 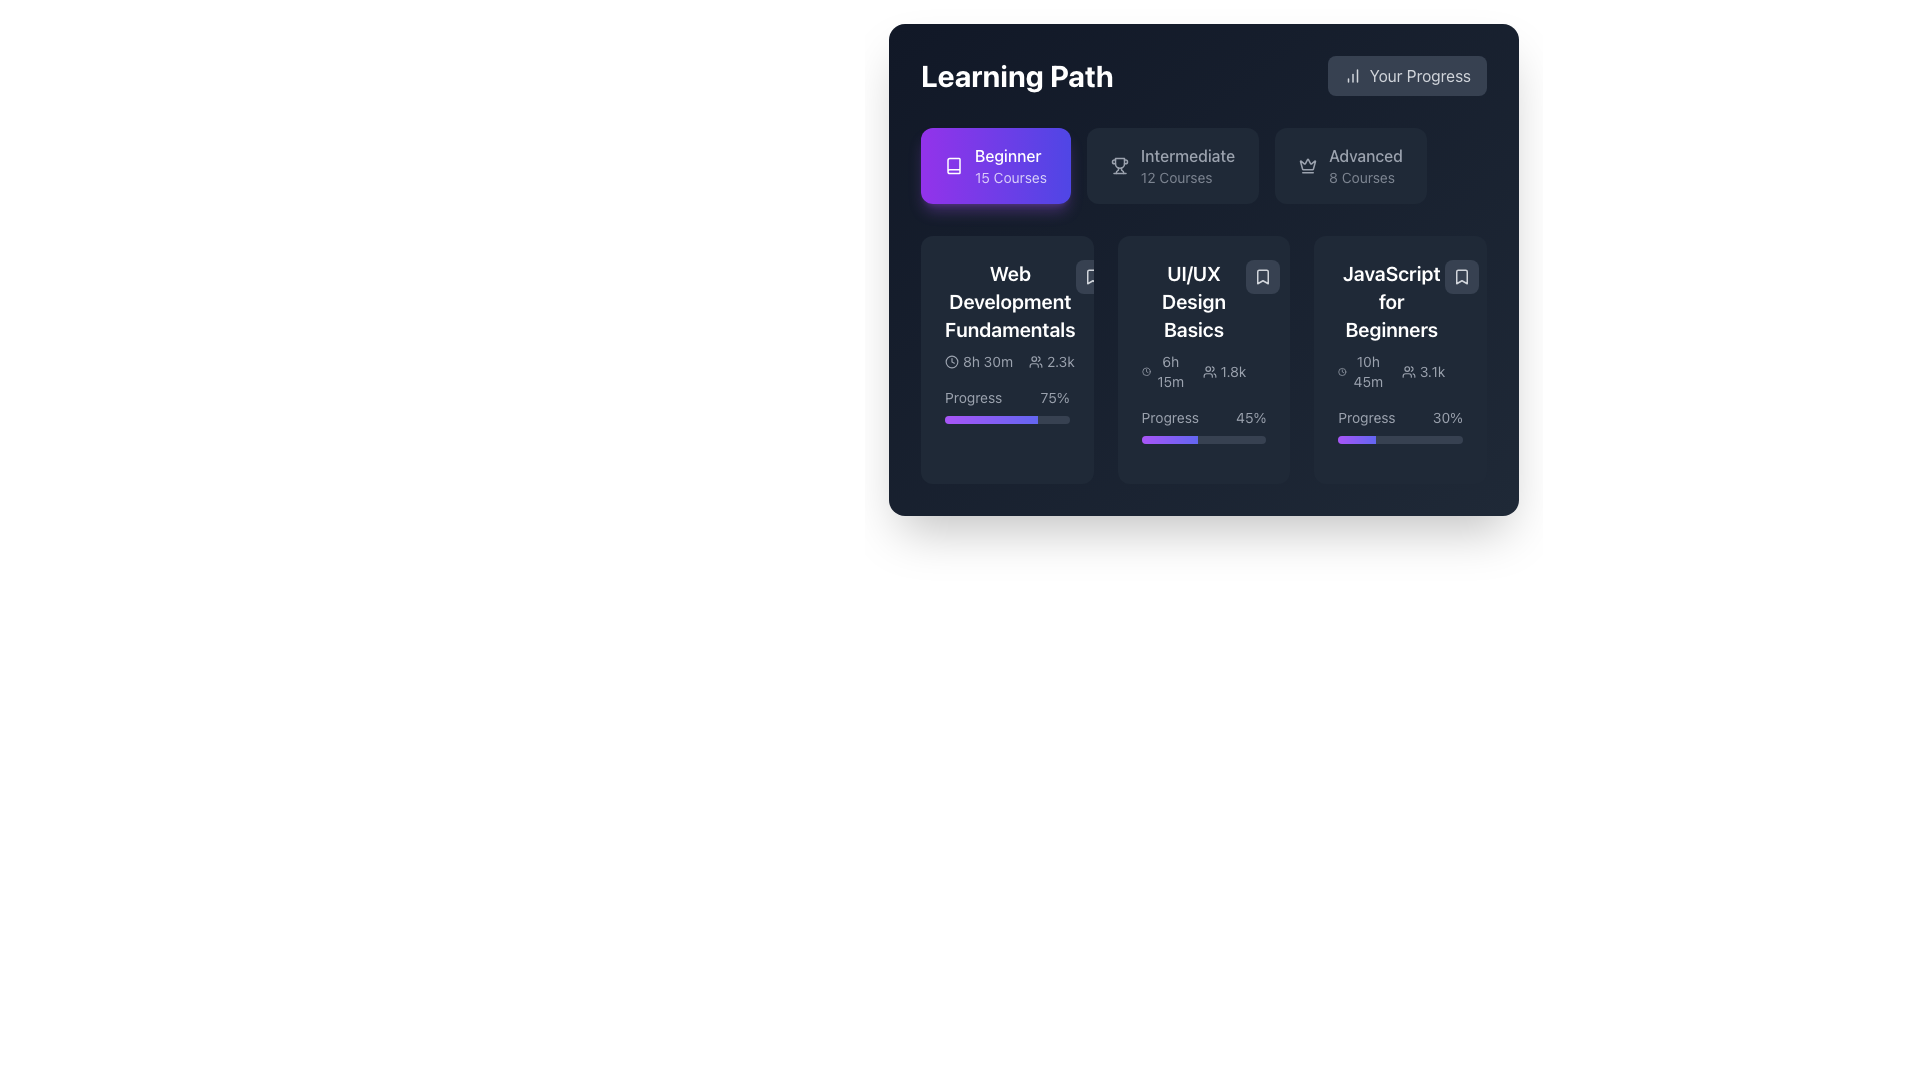 What do you see at coordinates (1169, 438) in the screenshot?
I see `the progress bar segment that visually represents 45% completion for the UI/UX Design Basics course, located beneath the 'Progress: 45%' label` at bounding box center [1169, 438].